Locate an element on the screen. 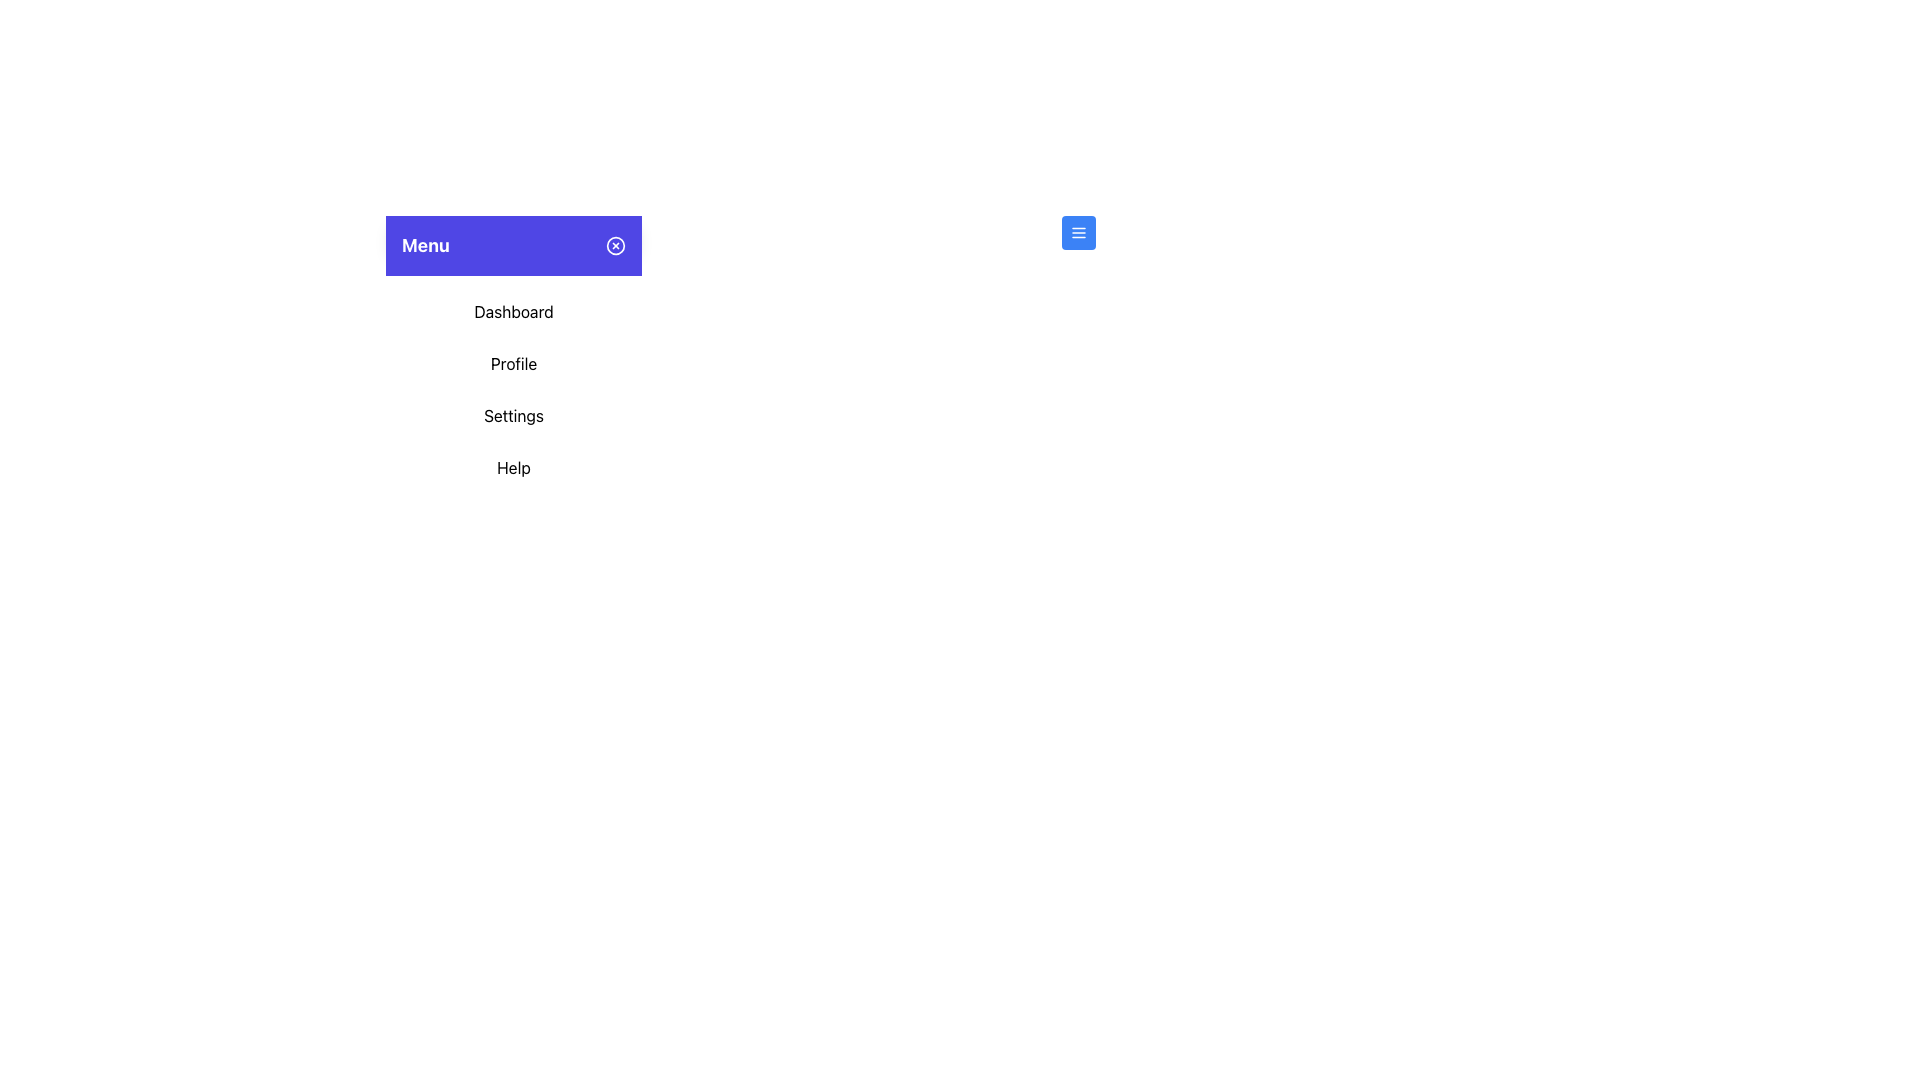  the fourth navigation button in the vertically arranged menu list, located beneath the 'Settings' button, to highlight it is located at coordinates (513, 467).